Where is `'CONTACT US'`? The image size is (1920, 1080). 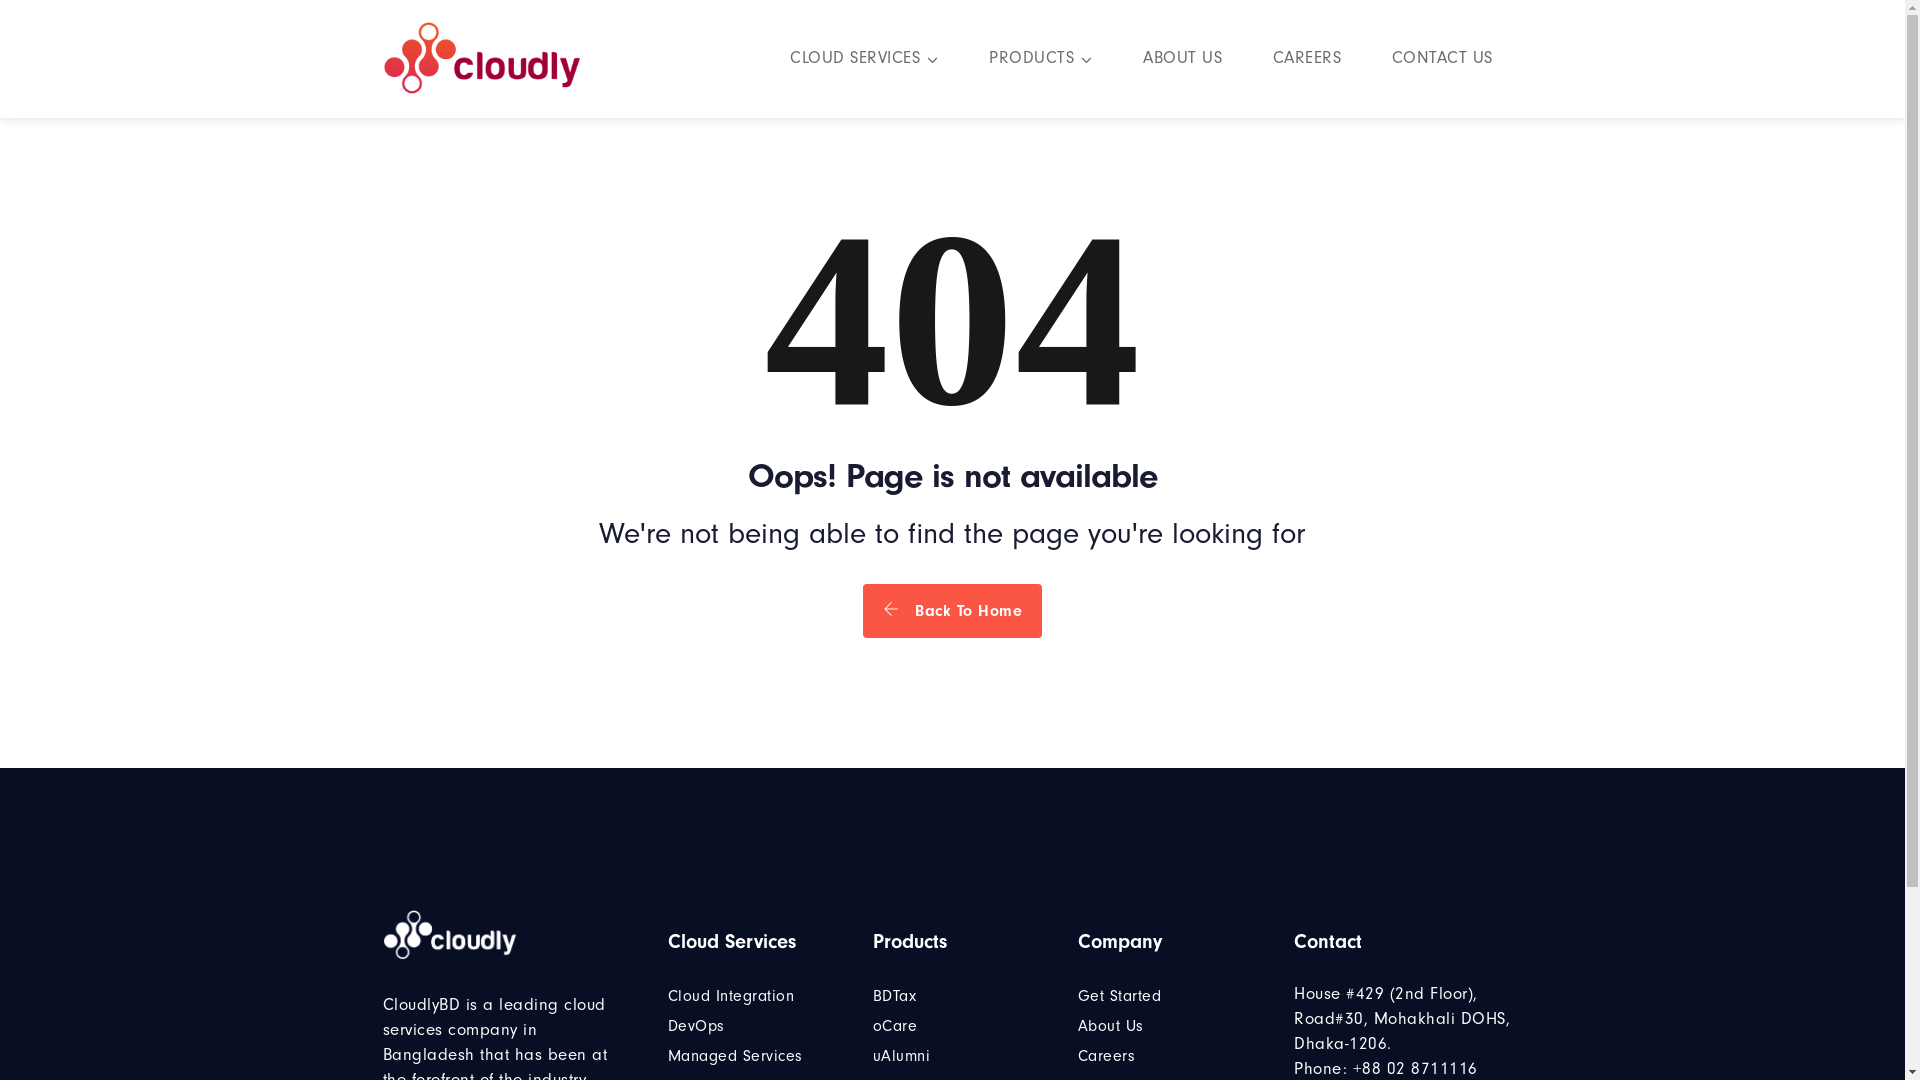 'CONTACT US' is located at coordinates (1442, 59).